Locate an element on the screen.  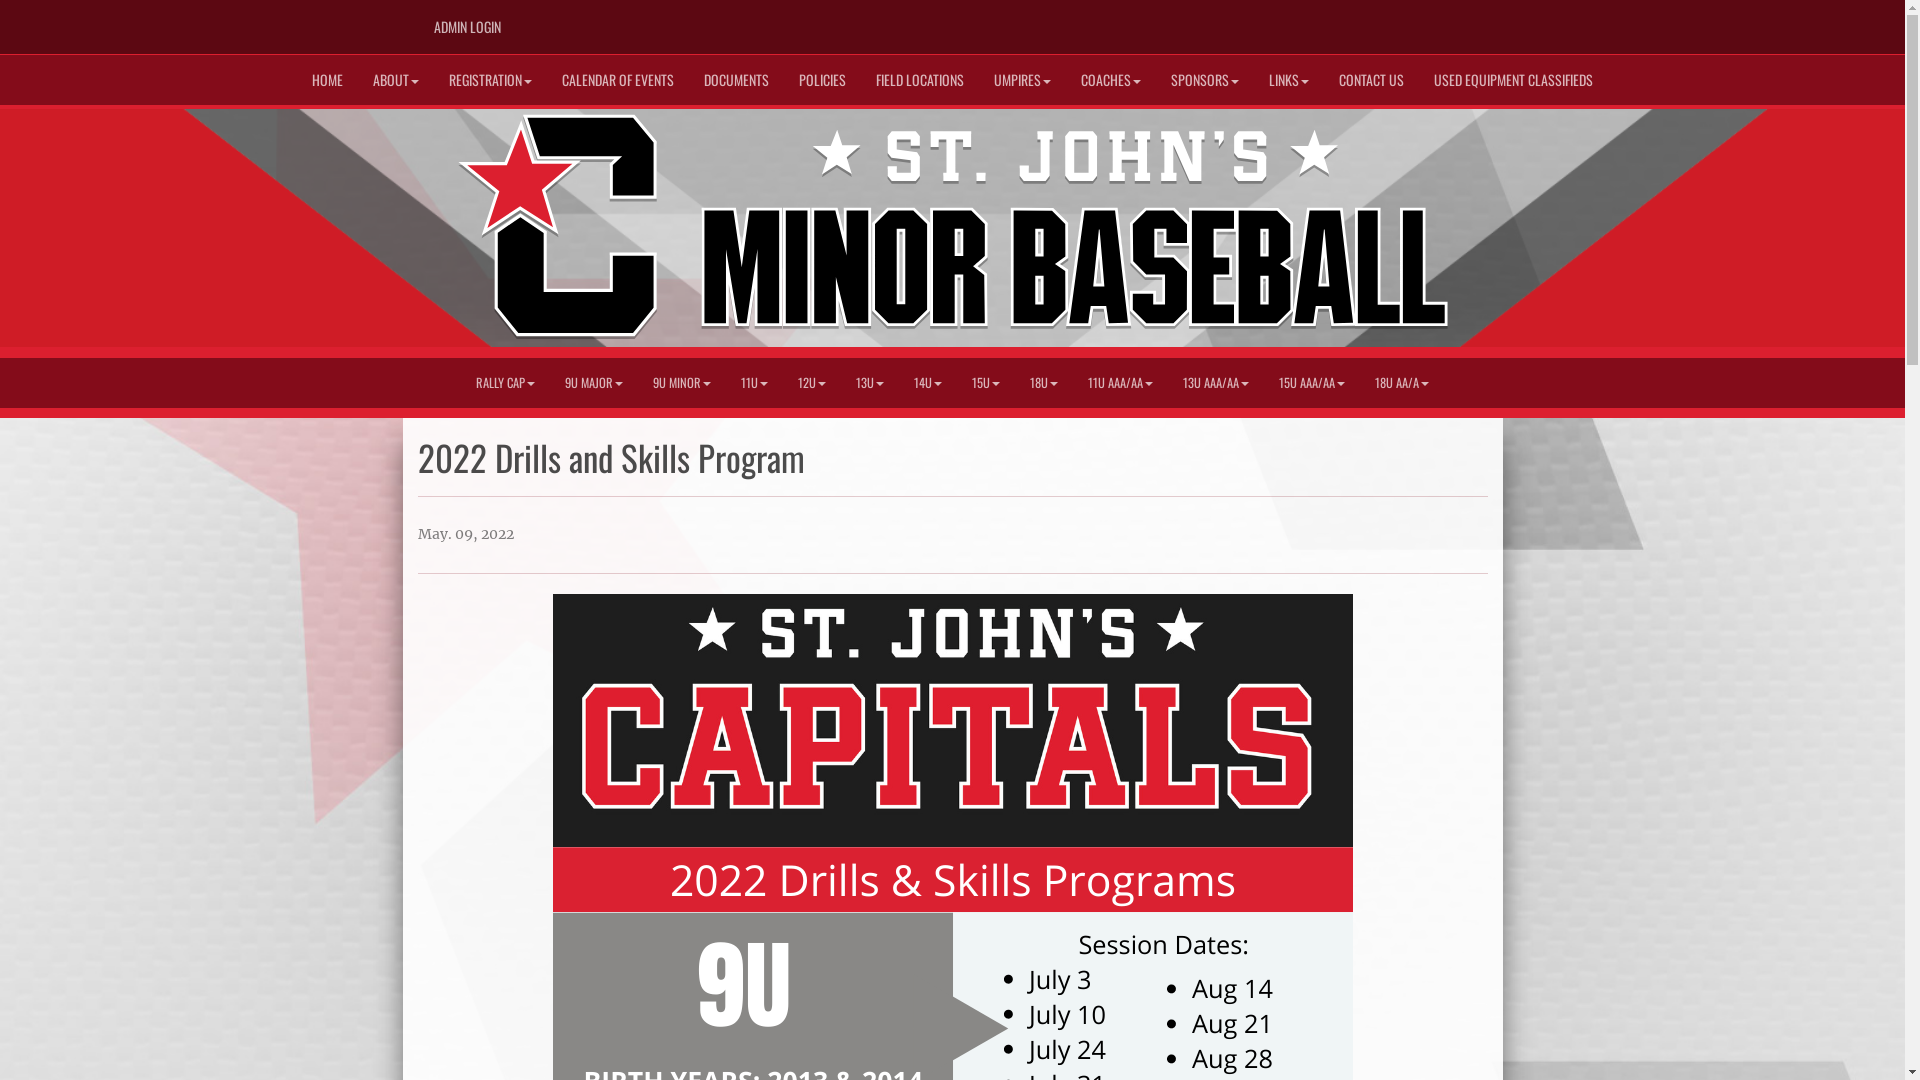
'CONTACT US' is located at coordinates (1370, 79).